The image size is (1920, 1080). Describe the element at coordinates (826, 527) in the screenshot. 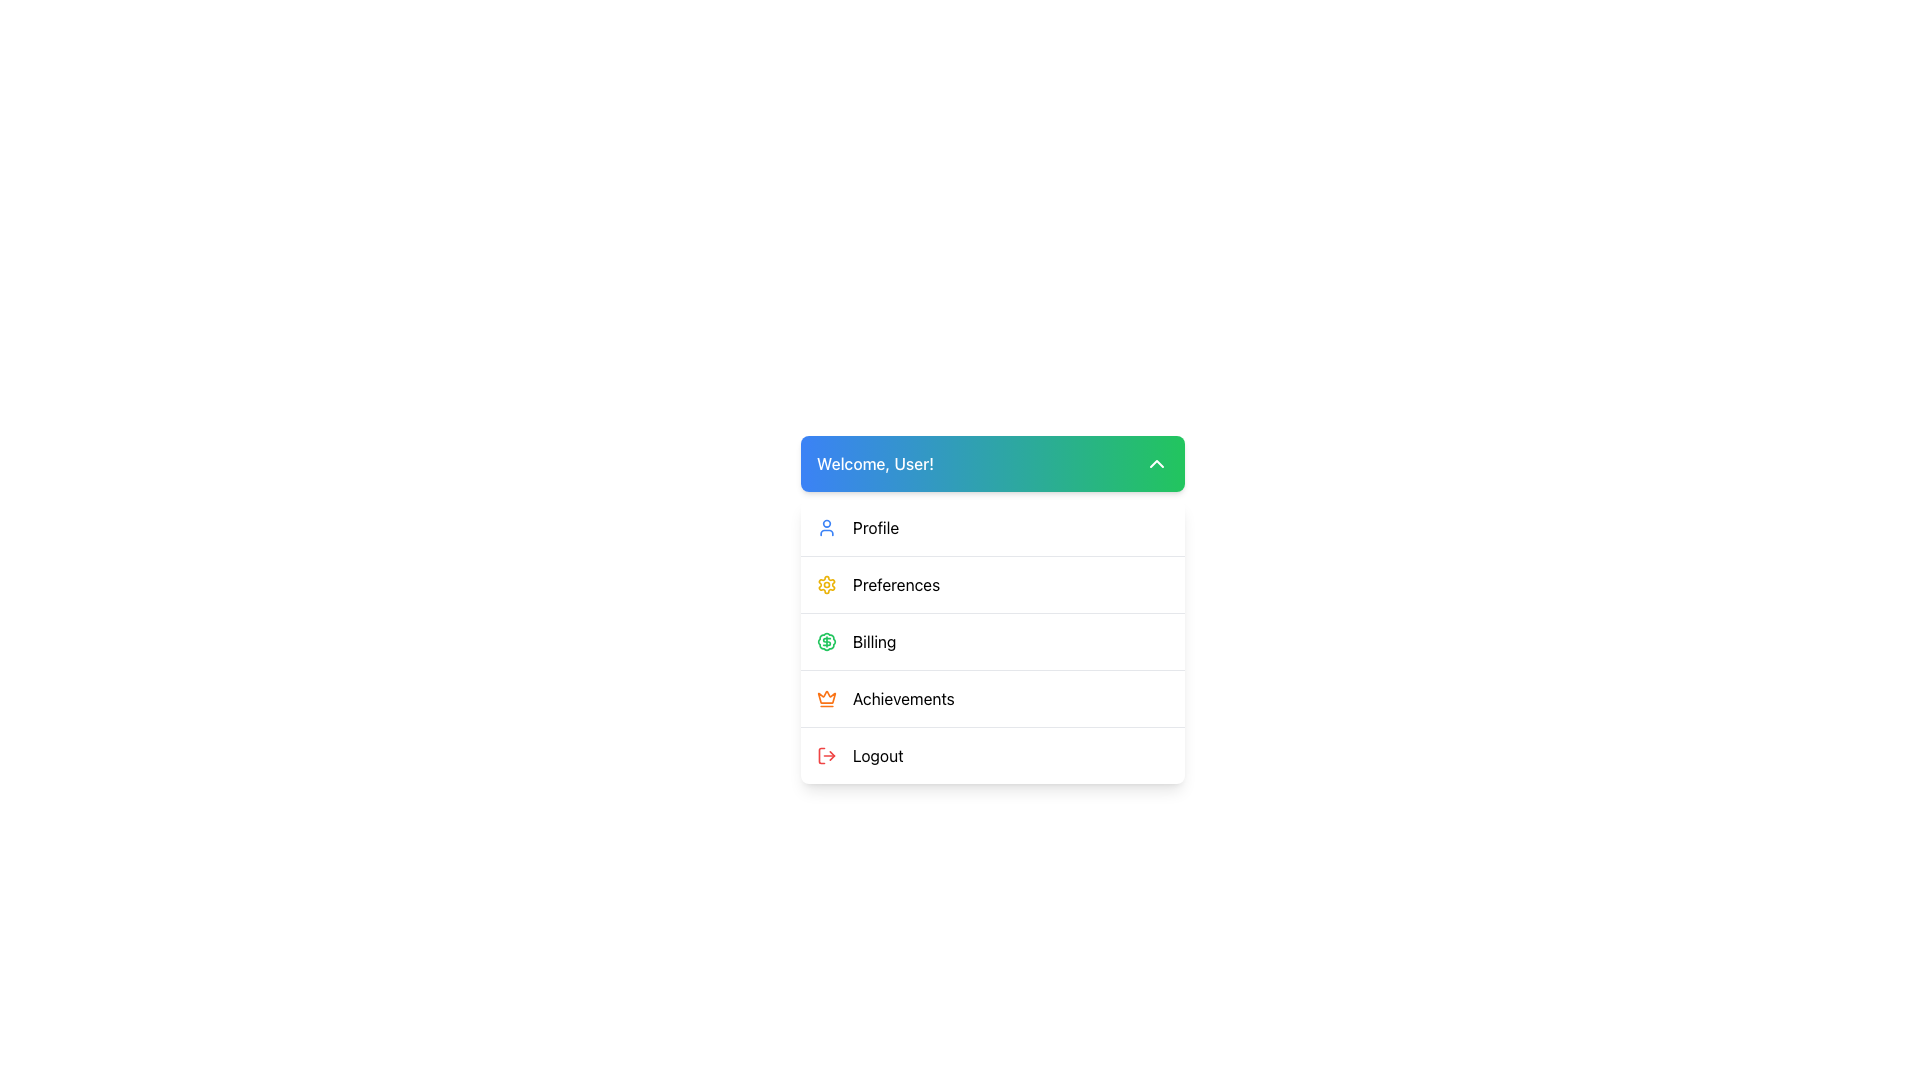

I see `the user silhouette icon styled in blue, located to the left of the 'Profile' text in the dropdown menu under 'Welcome, User!'` at that location.